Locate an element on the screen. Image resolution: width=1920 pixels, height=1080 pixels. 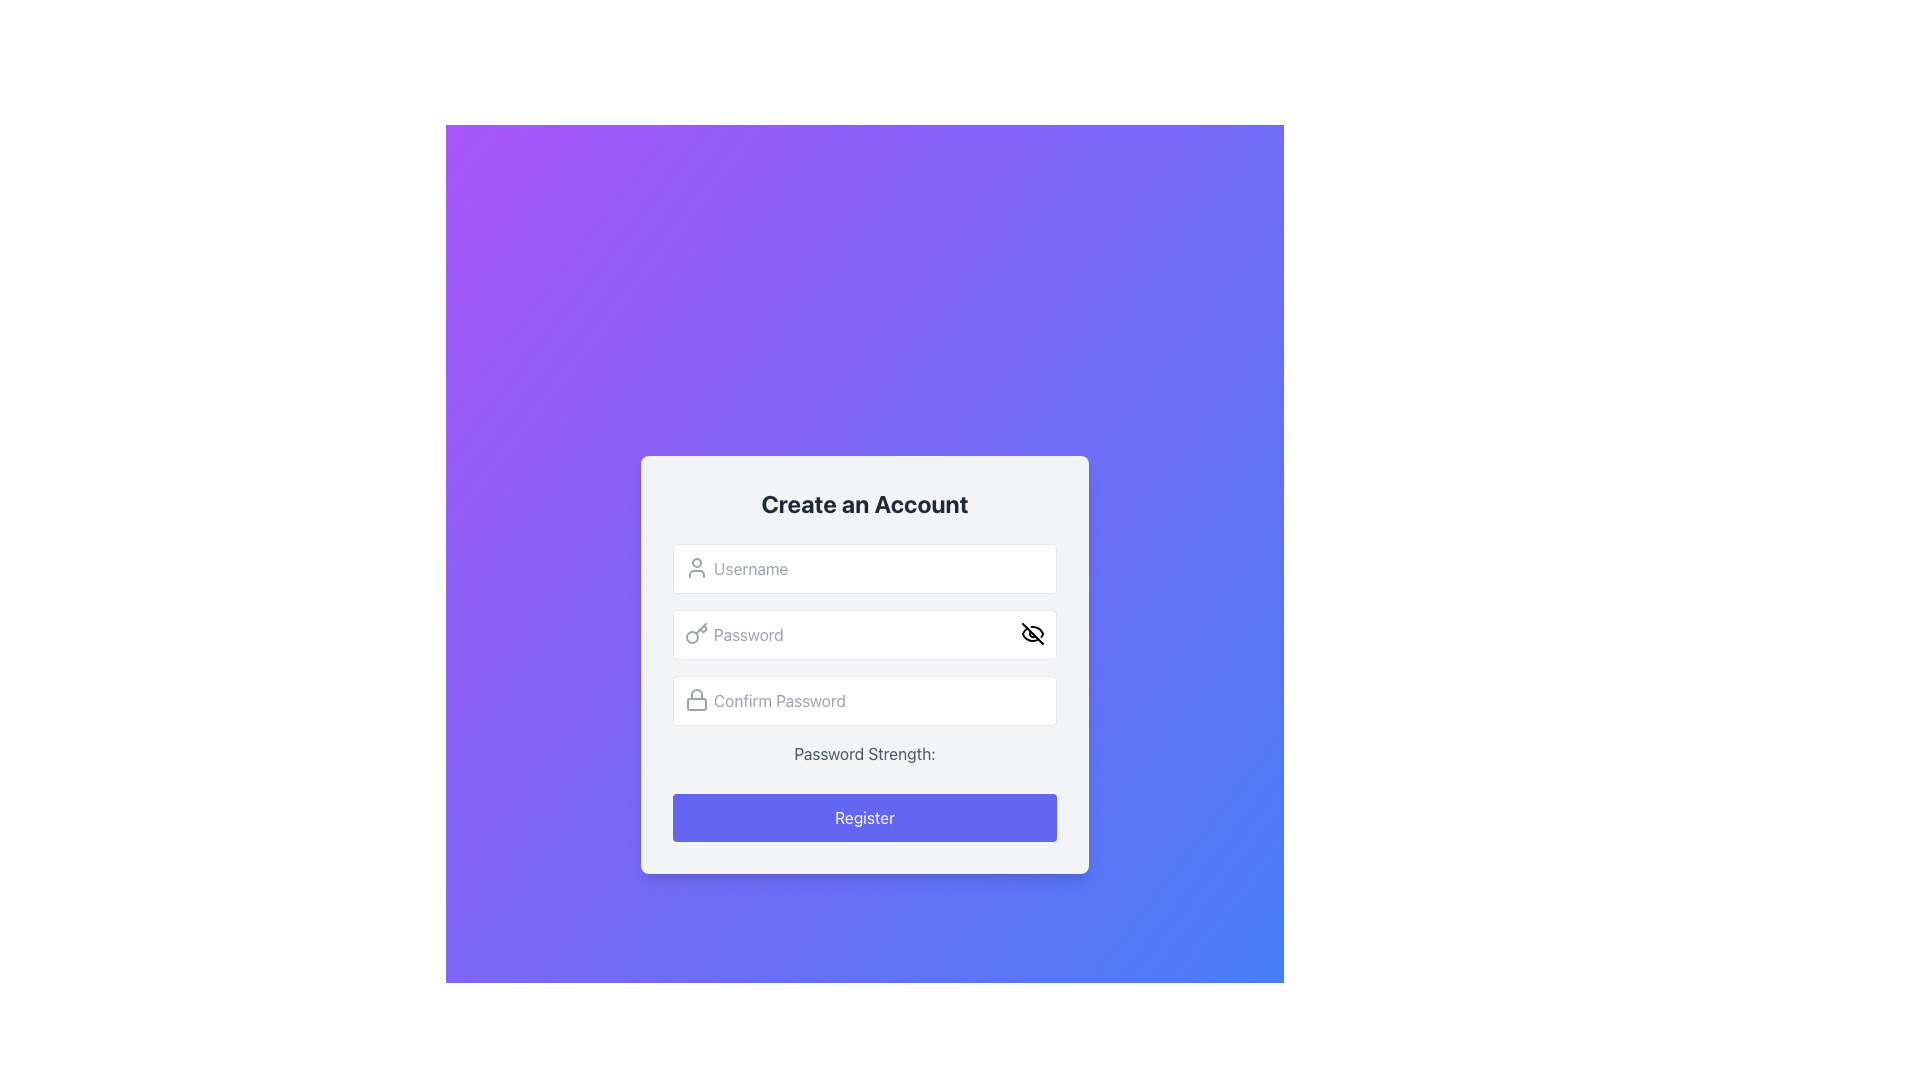
the username input field at the top of the registration form for text entry is located at coordinates (864, 569).